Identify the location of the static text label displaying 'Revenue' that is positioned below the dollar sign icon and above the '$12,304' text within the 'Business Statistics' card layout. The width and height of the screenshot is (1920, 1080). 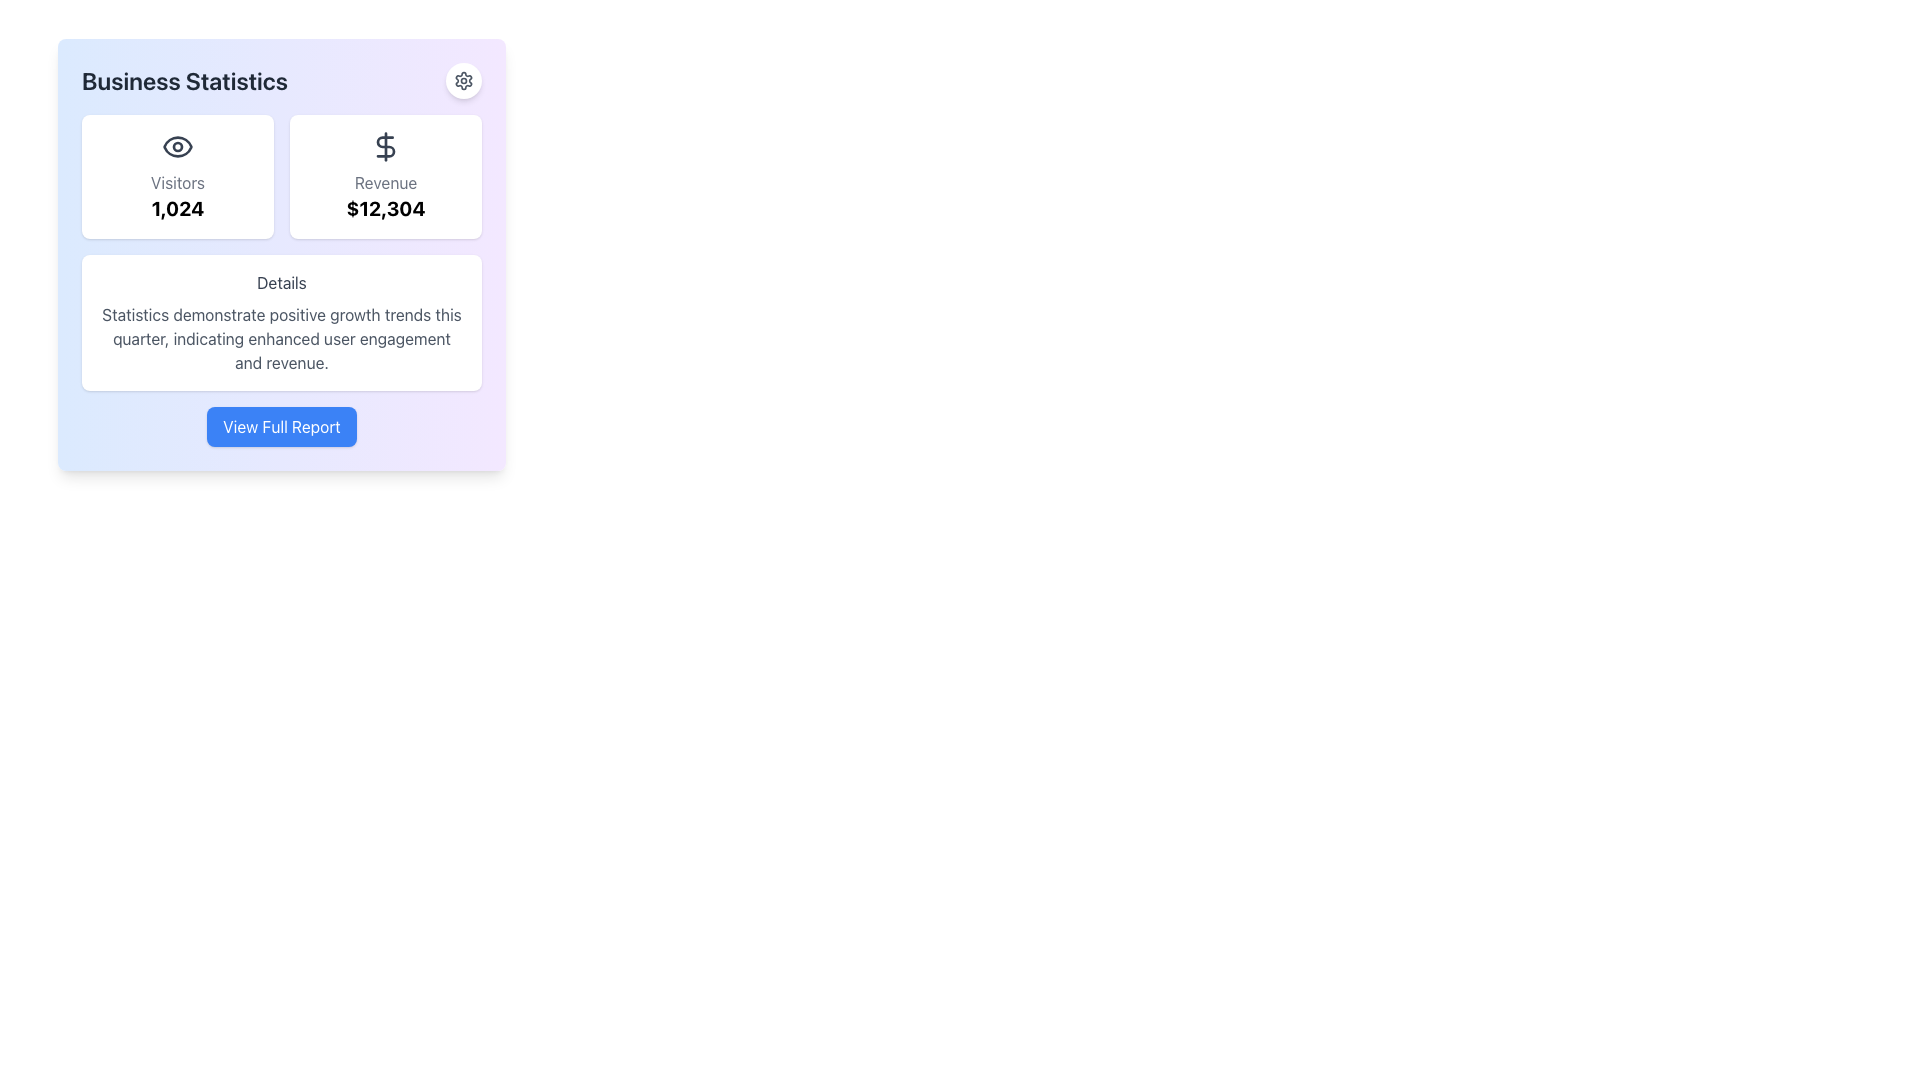
(385, 182).